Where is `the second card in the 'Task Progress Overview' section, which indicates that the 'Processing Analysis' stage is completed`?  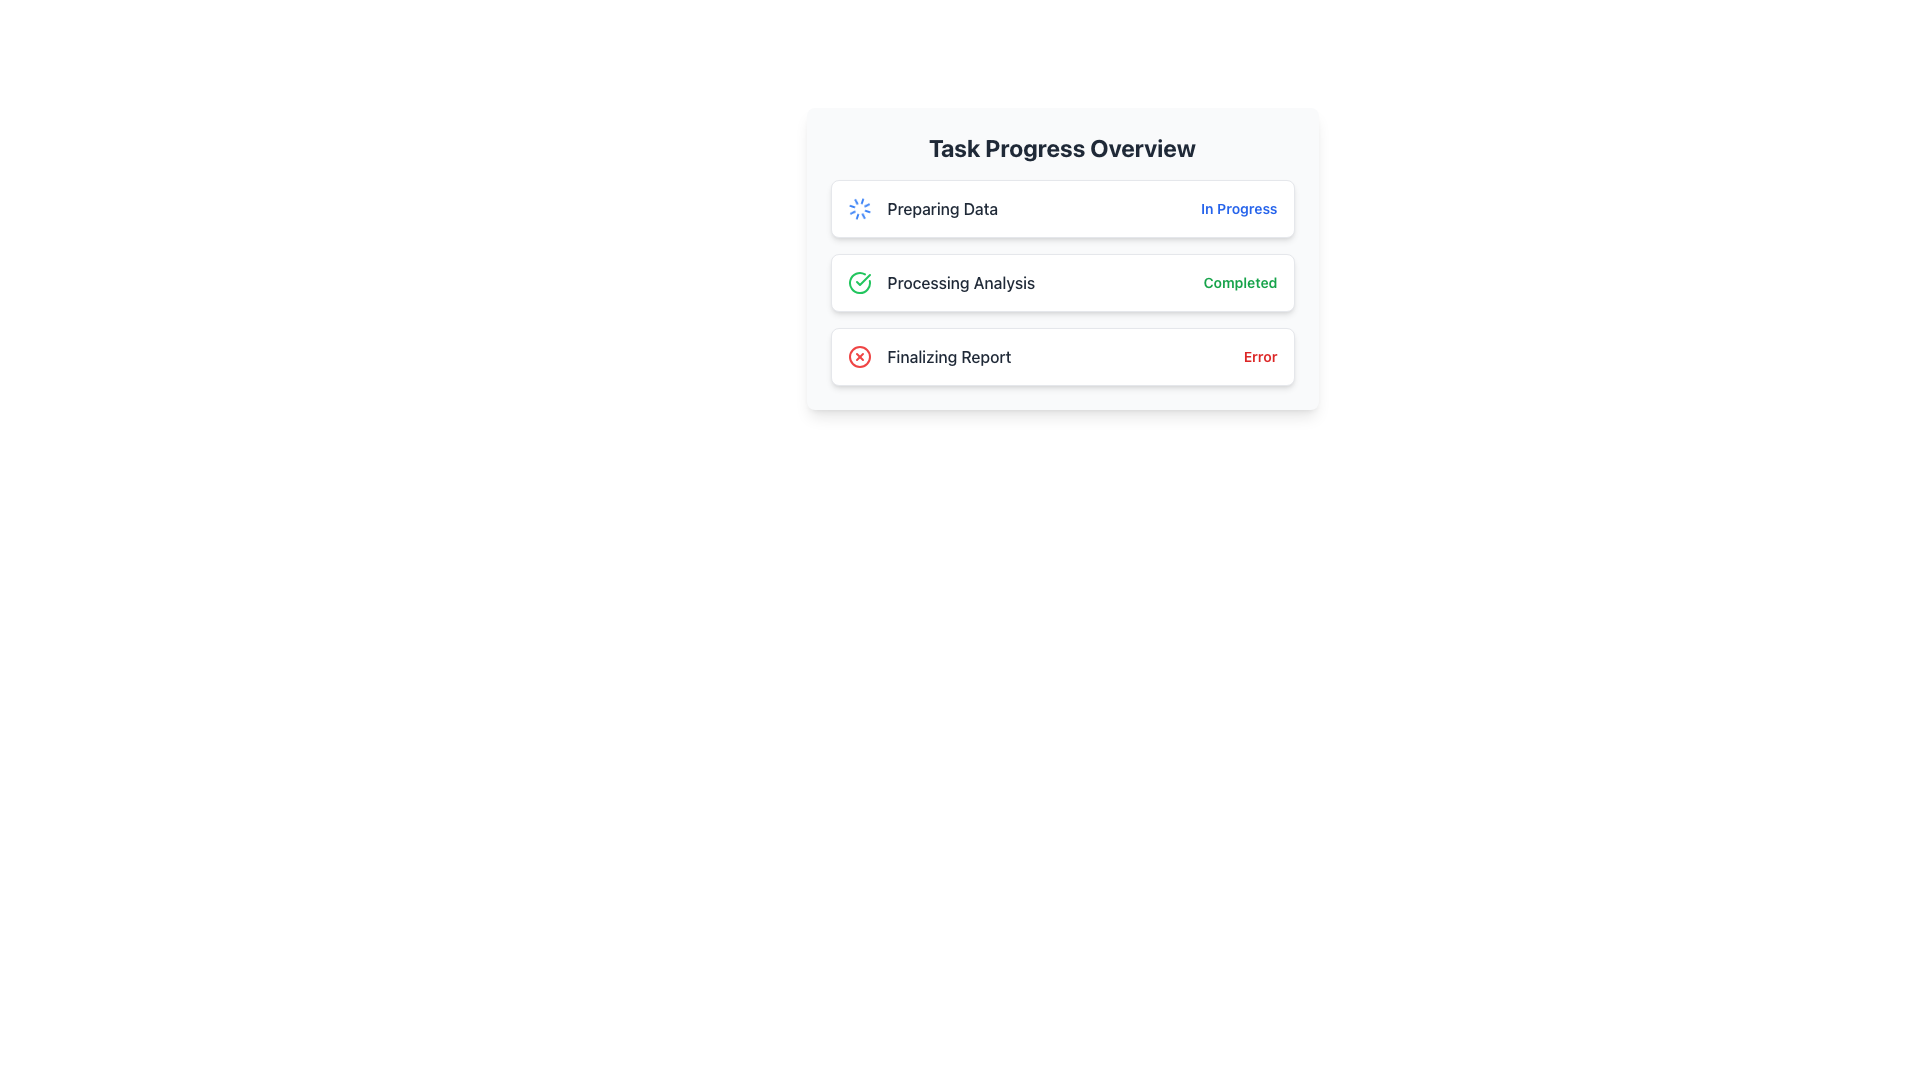 the second card in the 'Task Progress Overview' section, which indicates that the 'Processing Analysis' stage is completed is located at coordinates (1061, 257).